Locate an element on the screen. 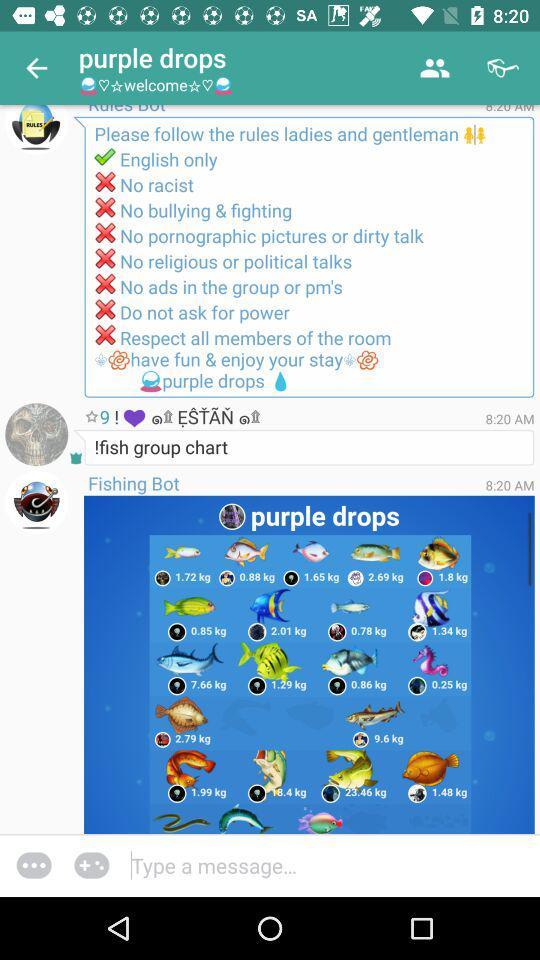  the spectacles icon on the top is located at coordinates (502, 68).